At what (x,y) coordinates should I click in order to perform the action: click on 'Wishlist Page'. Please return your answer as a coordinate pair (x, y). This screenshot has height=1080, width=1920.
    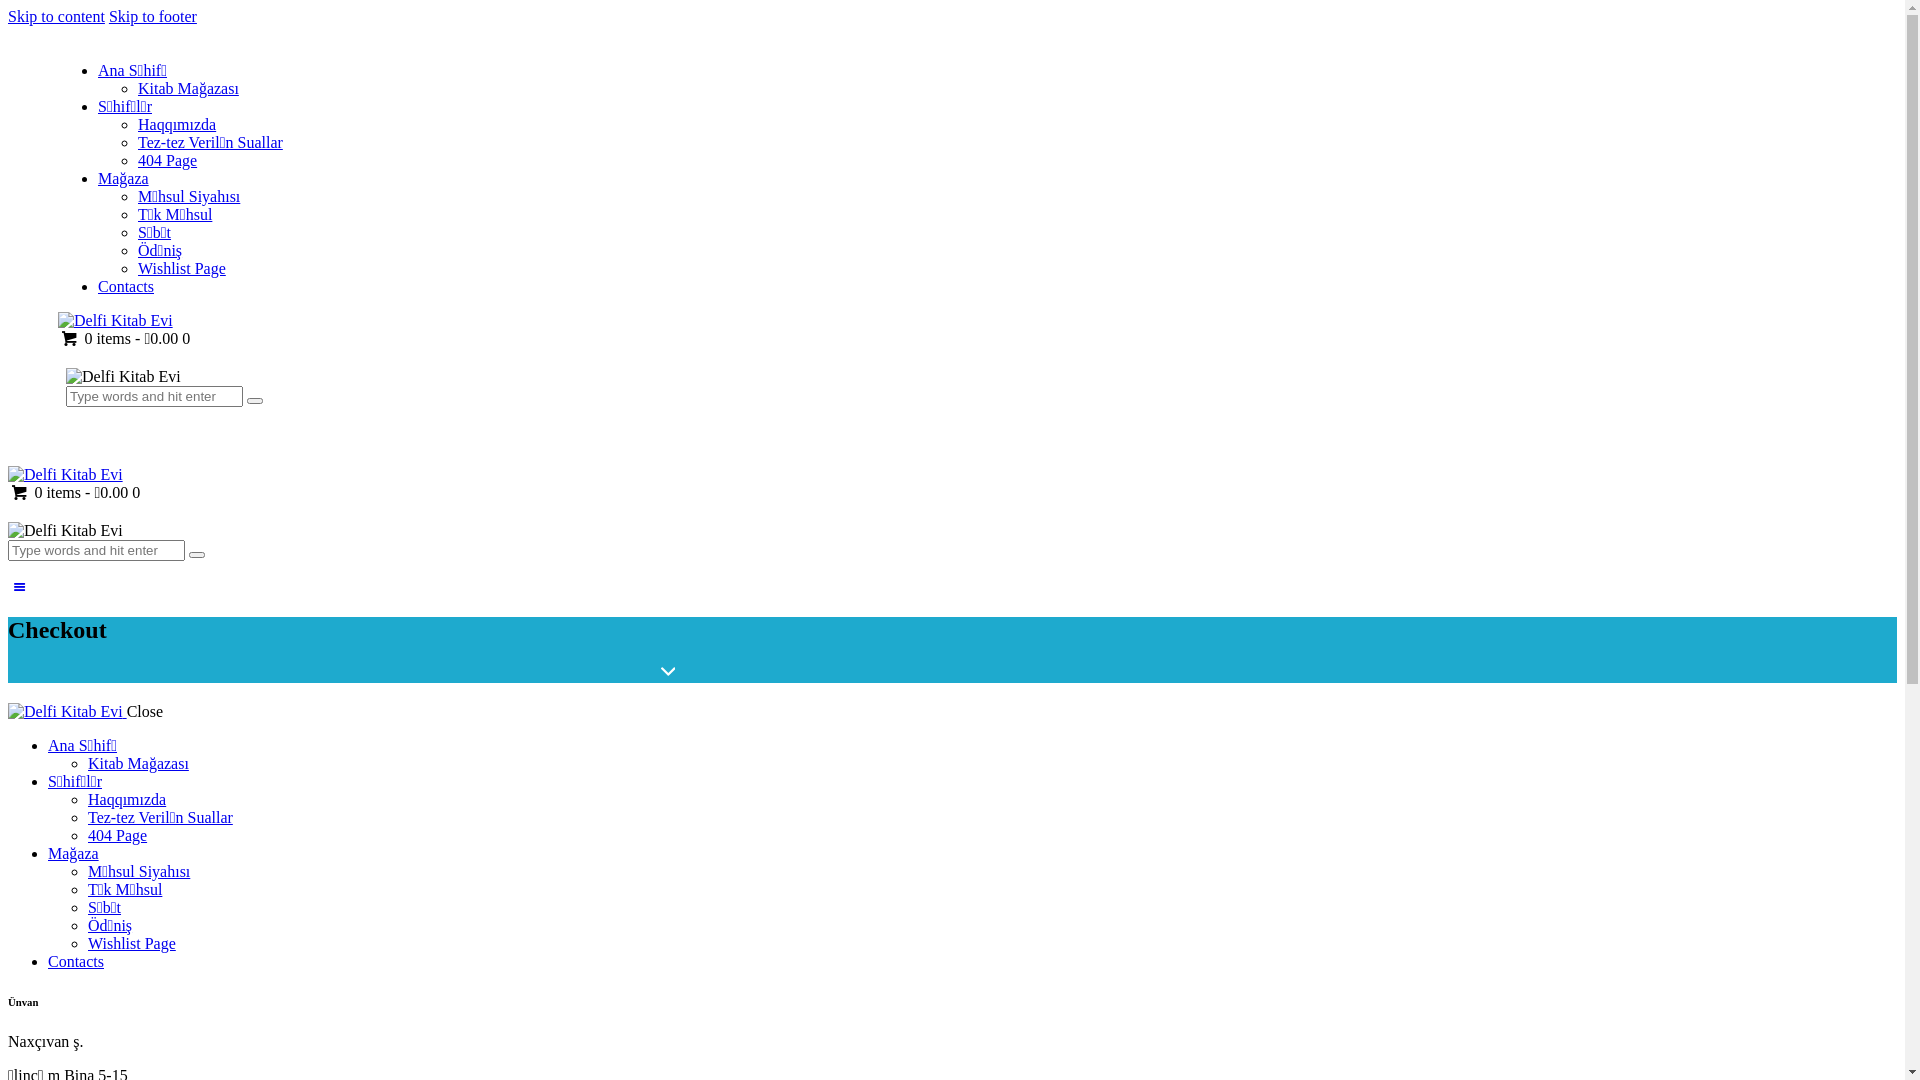
    Looking at the image, I should click on (130, 943).